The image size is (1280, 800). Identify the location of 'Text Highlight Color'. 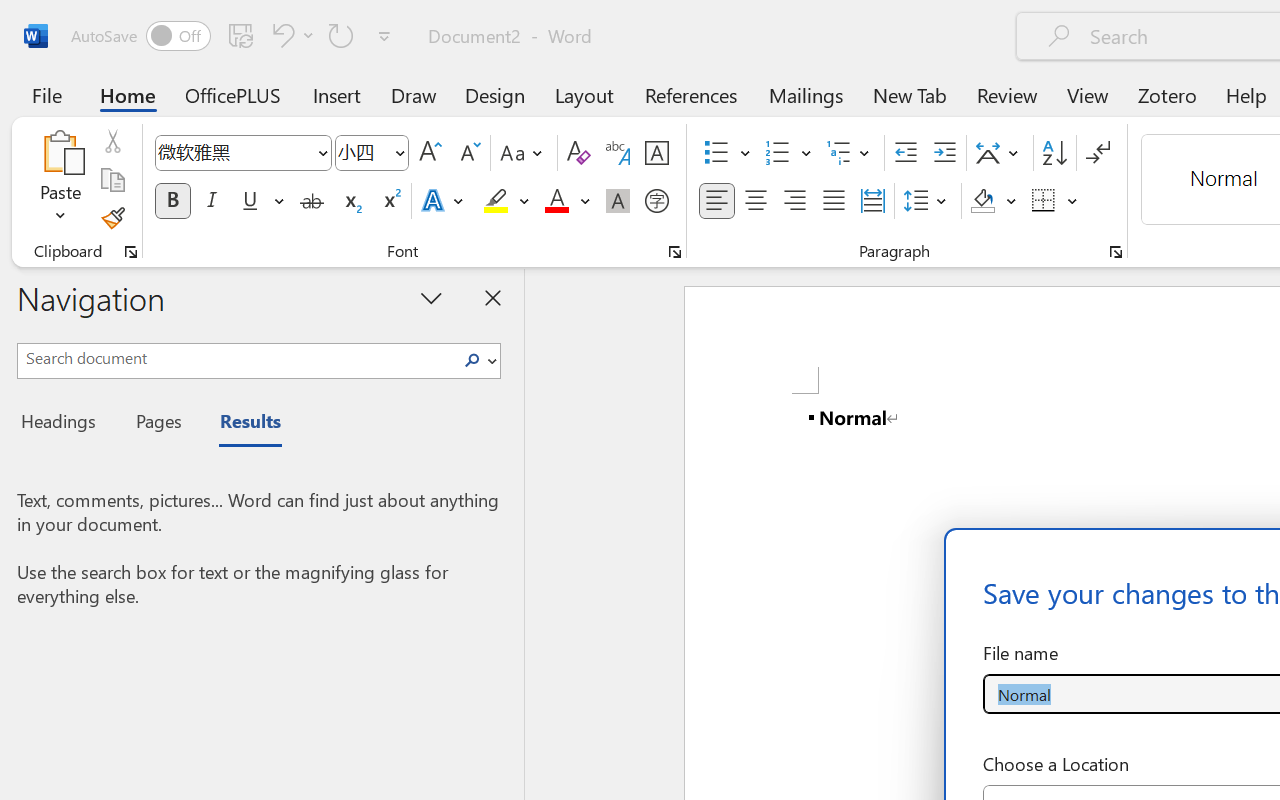
(506, 201).